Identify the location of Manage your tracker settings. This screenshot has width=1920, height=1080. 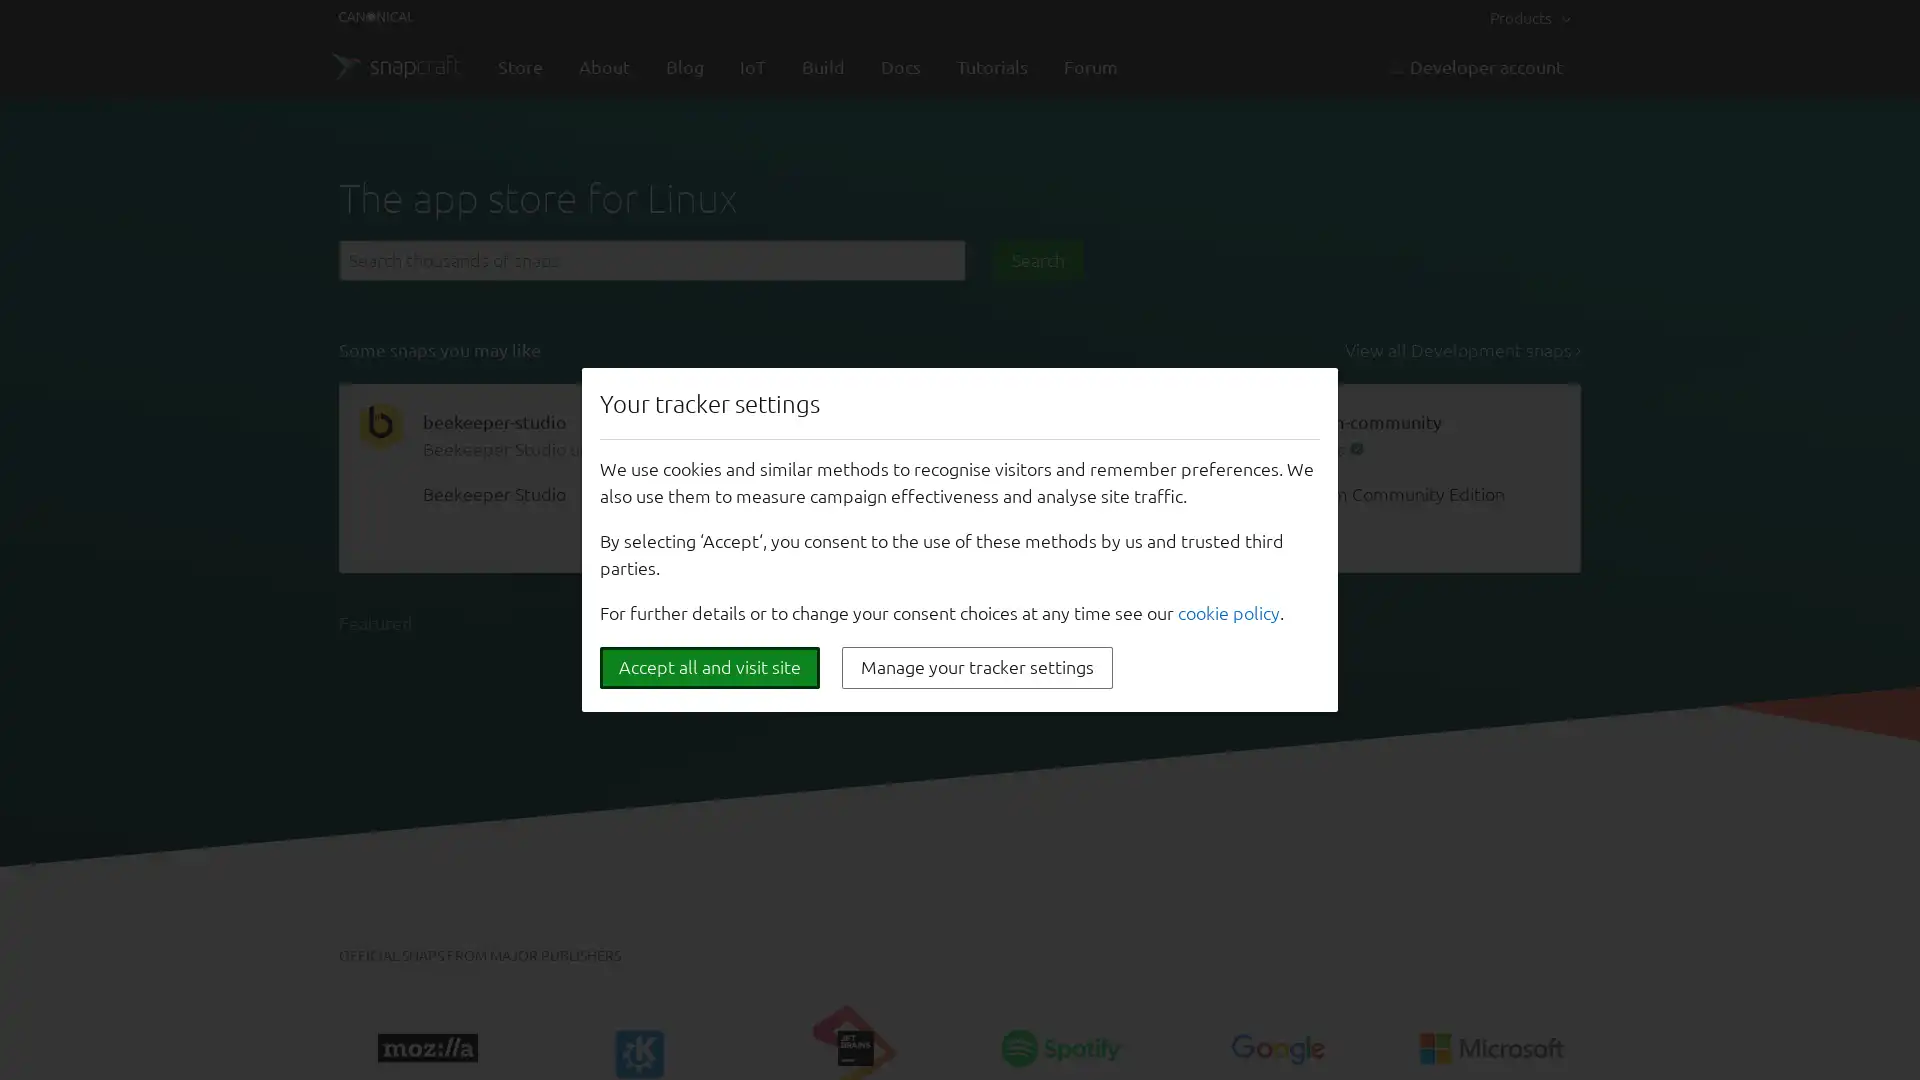
(977, 667).